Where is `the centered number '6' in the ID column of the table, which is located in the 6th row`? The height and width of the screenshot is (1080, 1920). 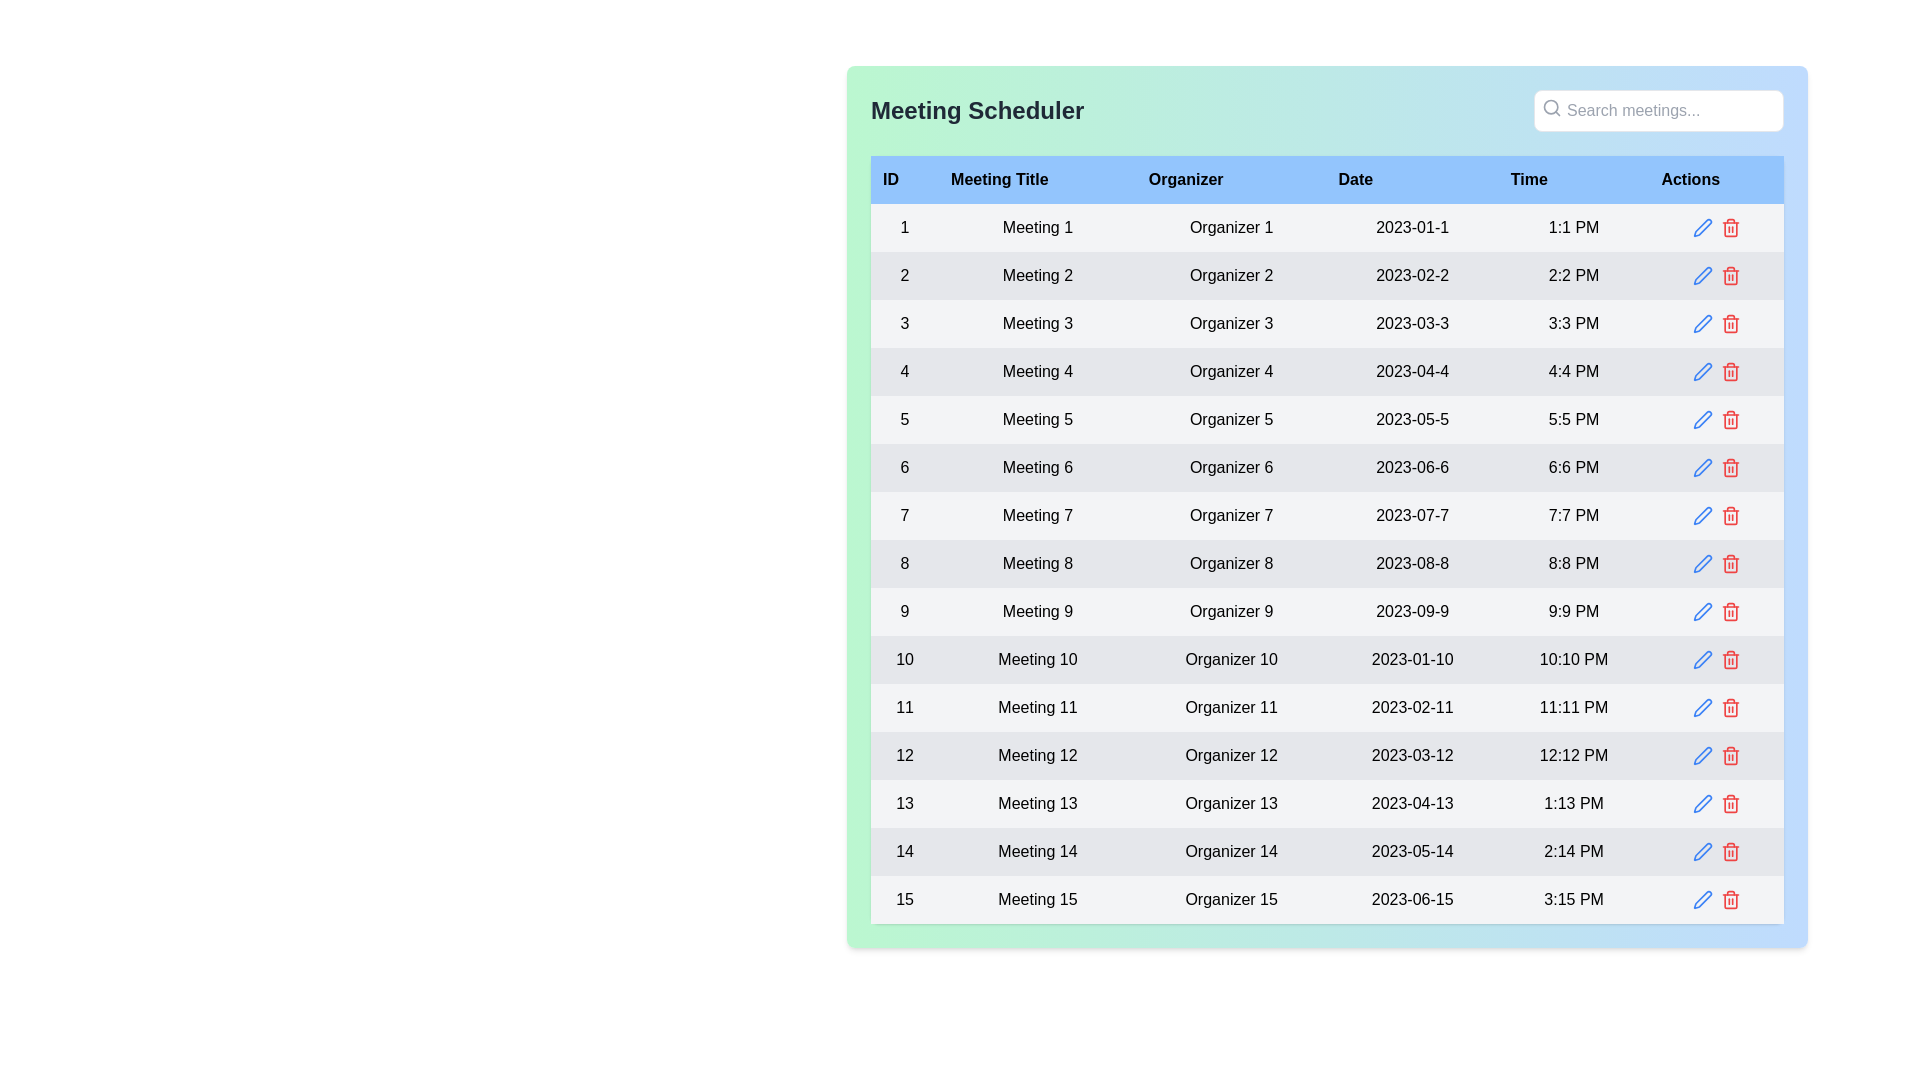
the centered number '6' in the ID column of the table, which is located in the 6th row is located at coordinates (904, 467).